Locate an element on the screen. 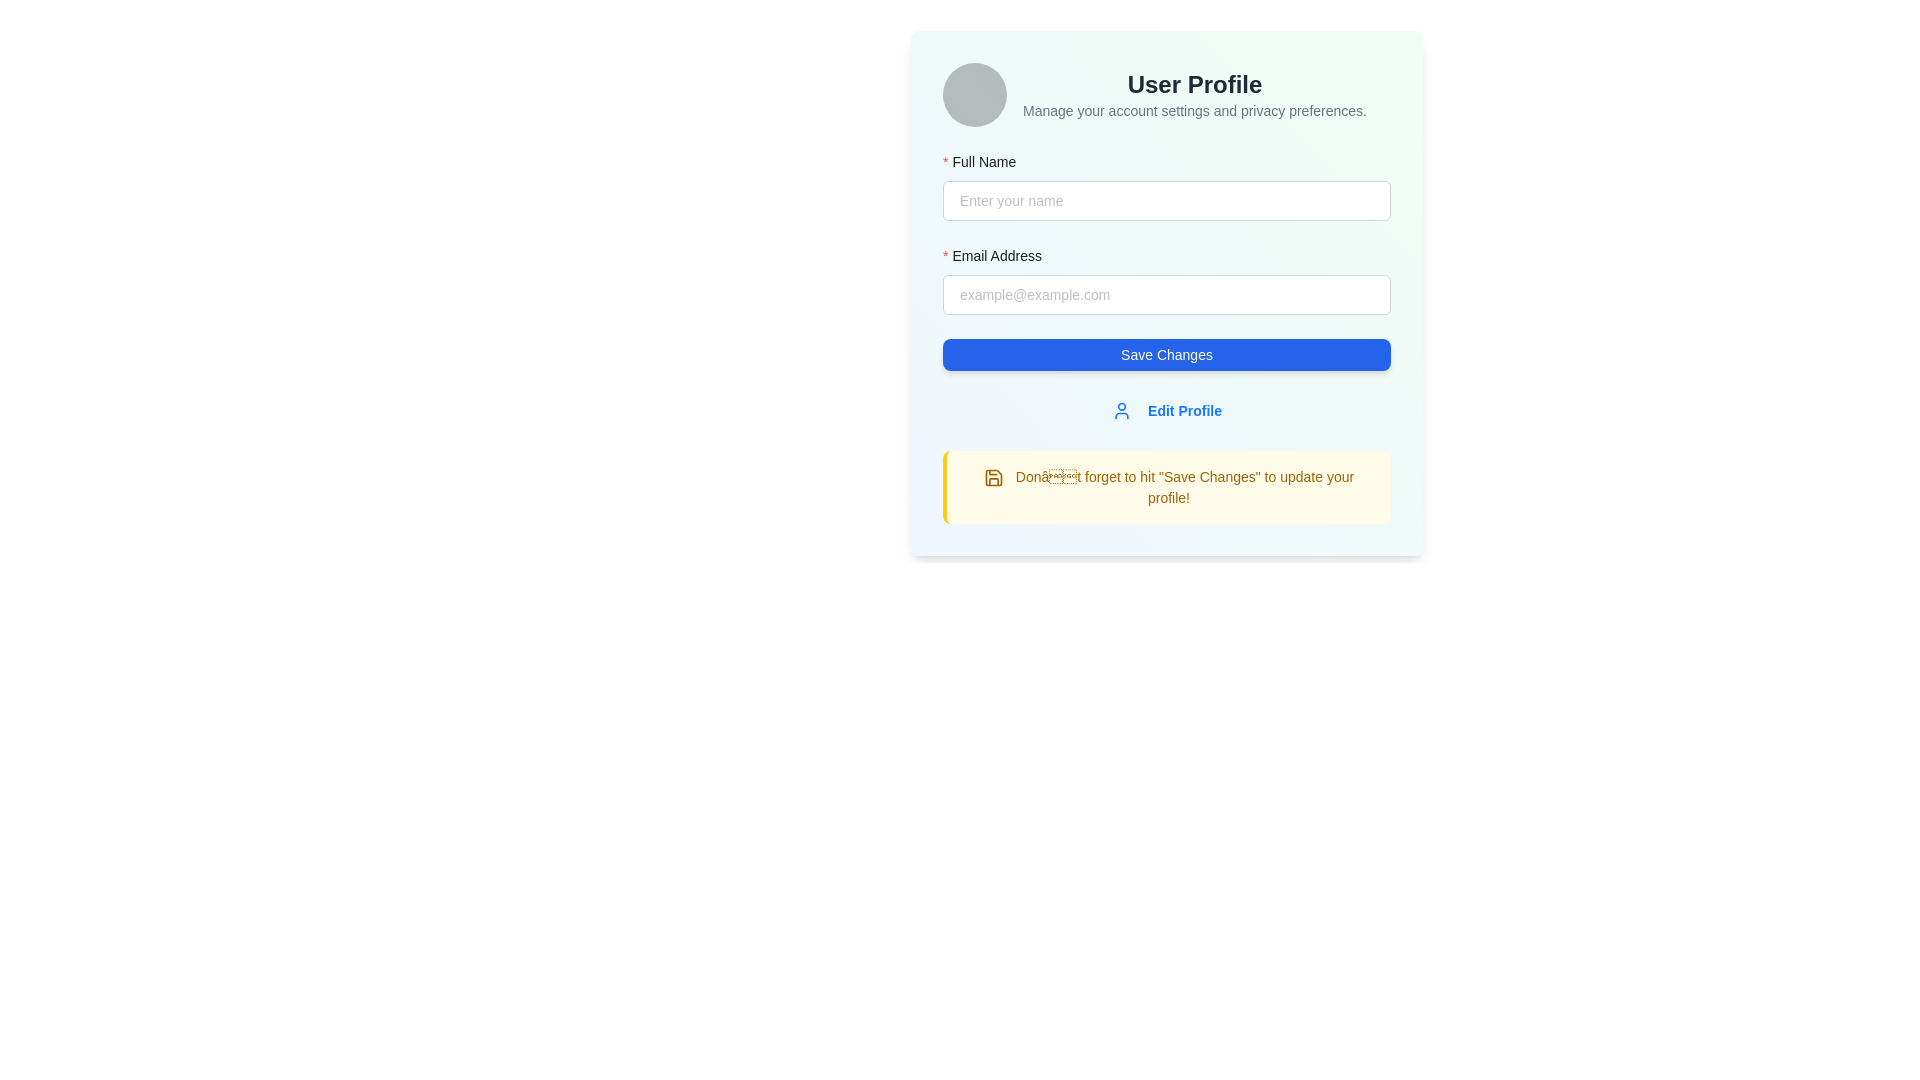 This screenshot has width=1920, height=1080. the save icon located to the left of the 'Don’t forget to hit "Save Changes" to update your profile!' text within the yellow warning box is located at coordinates (993, 478).